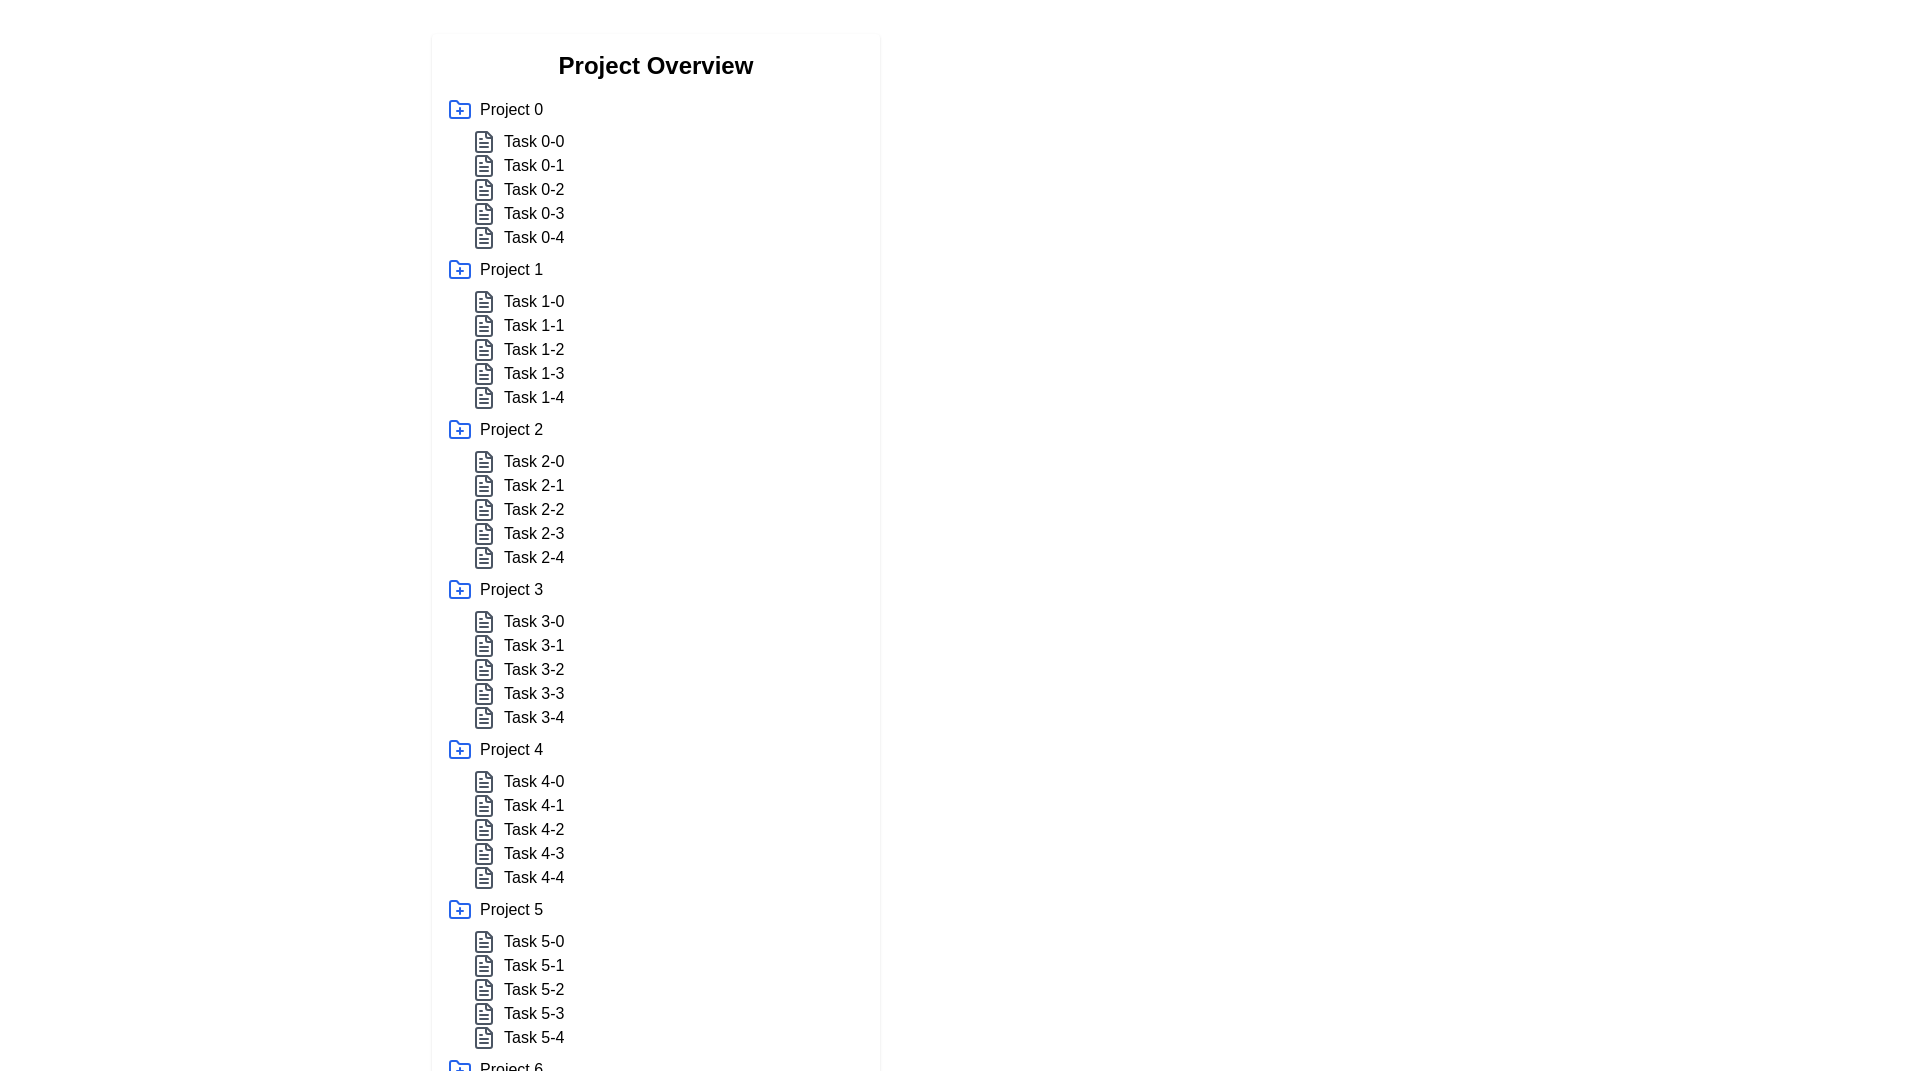 The image size is (1920, 1080). Describe the element at coordinates (667, 325) in the screenshot. I see `the second list item under the heading 'Project 1' for keyboard actions` at that location.